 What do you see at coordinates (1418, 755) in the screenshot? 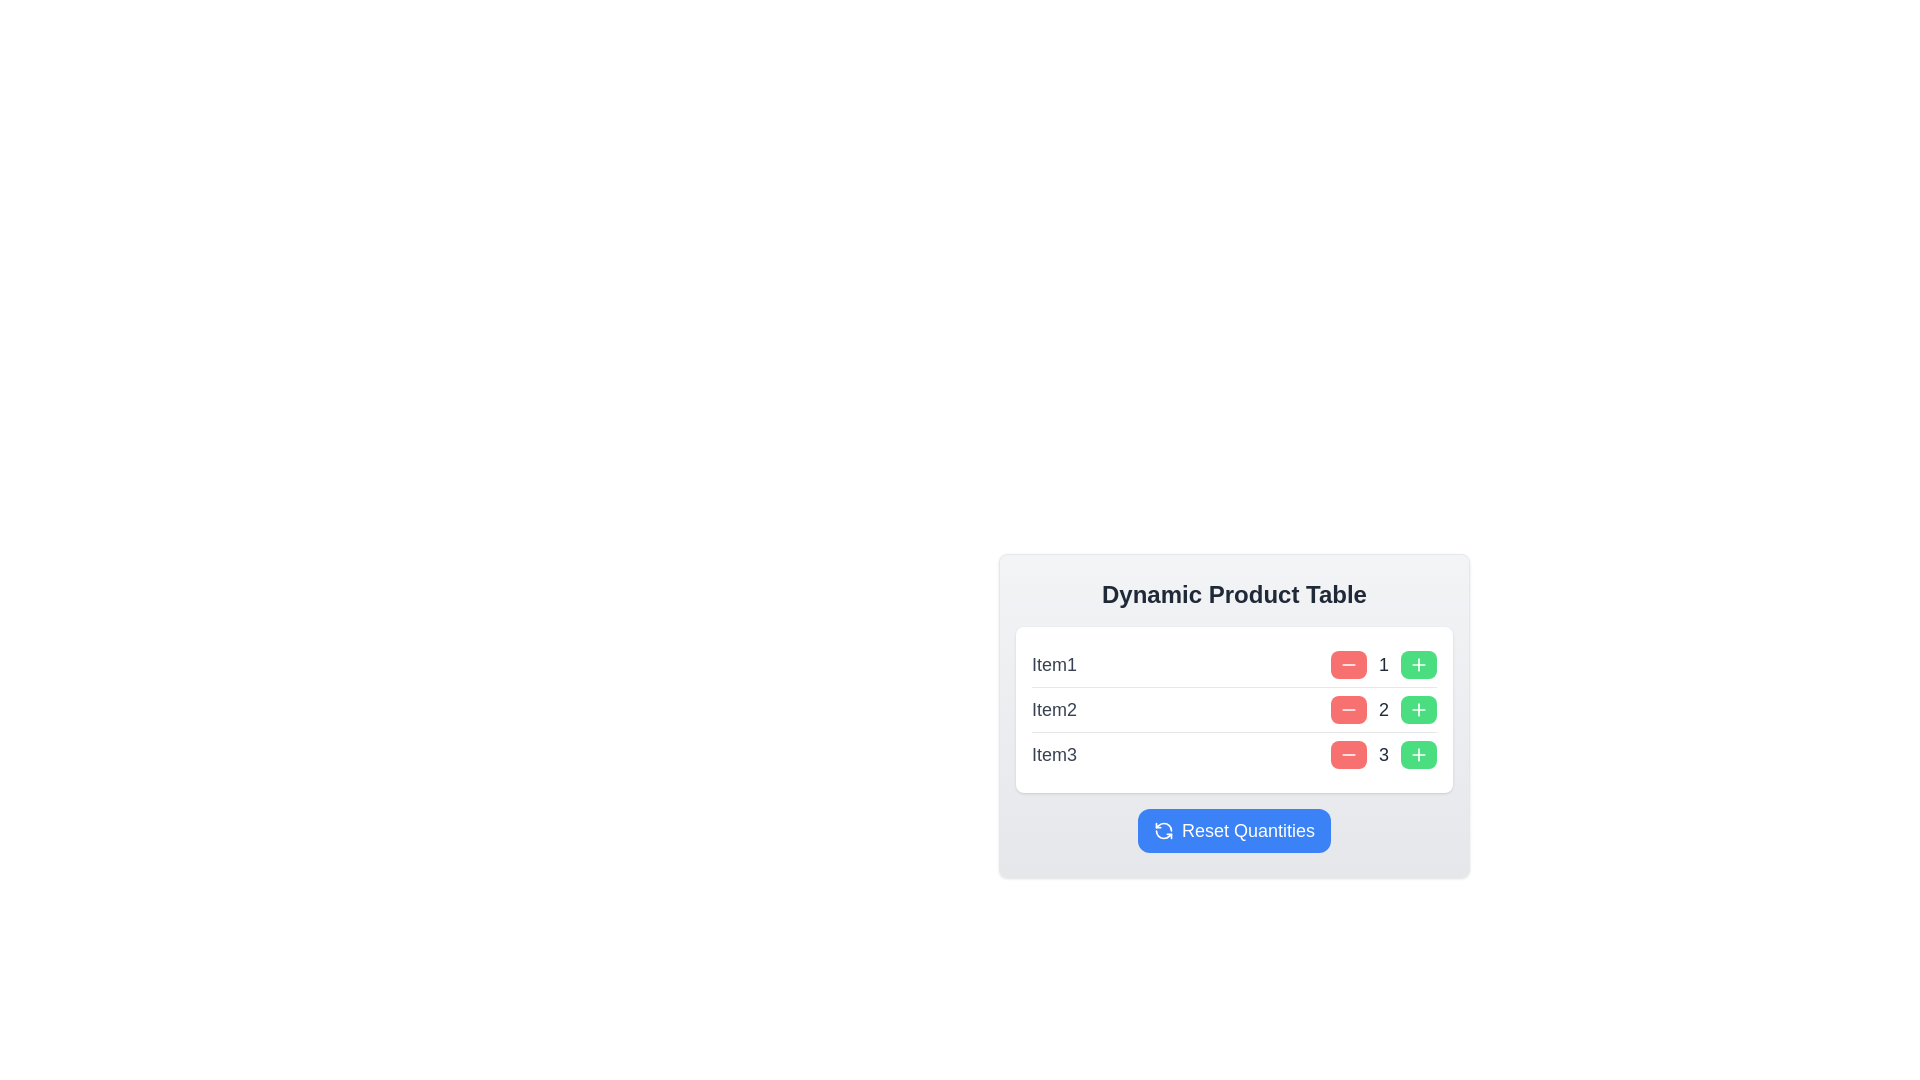
I see `the increment button located in the third row of the item list, positioned to the right of the numeric value '3'` at bounding box center [1418, 755].